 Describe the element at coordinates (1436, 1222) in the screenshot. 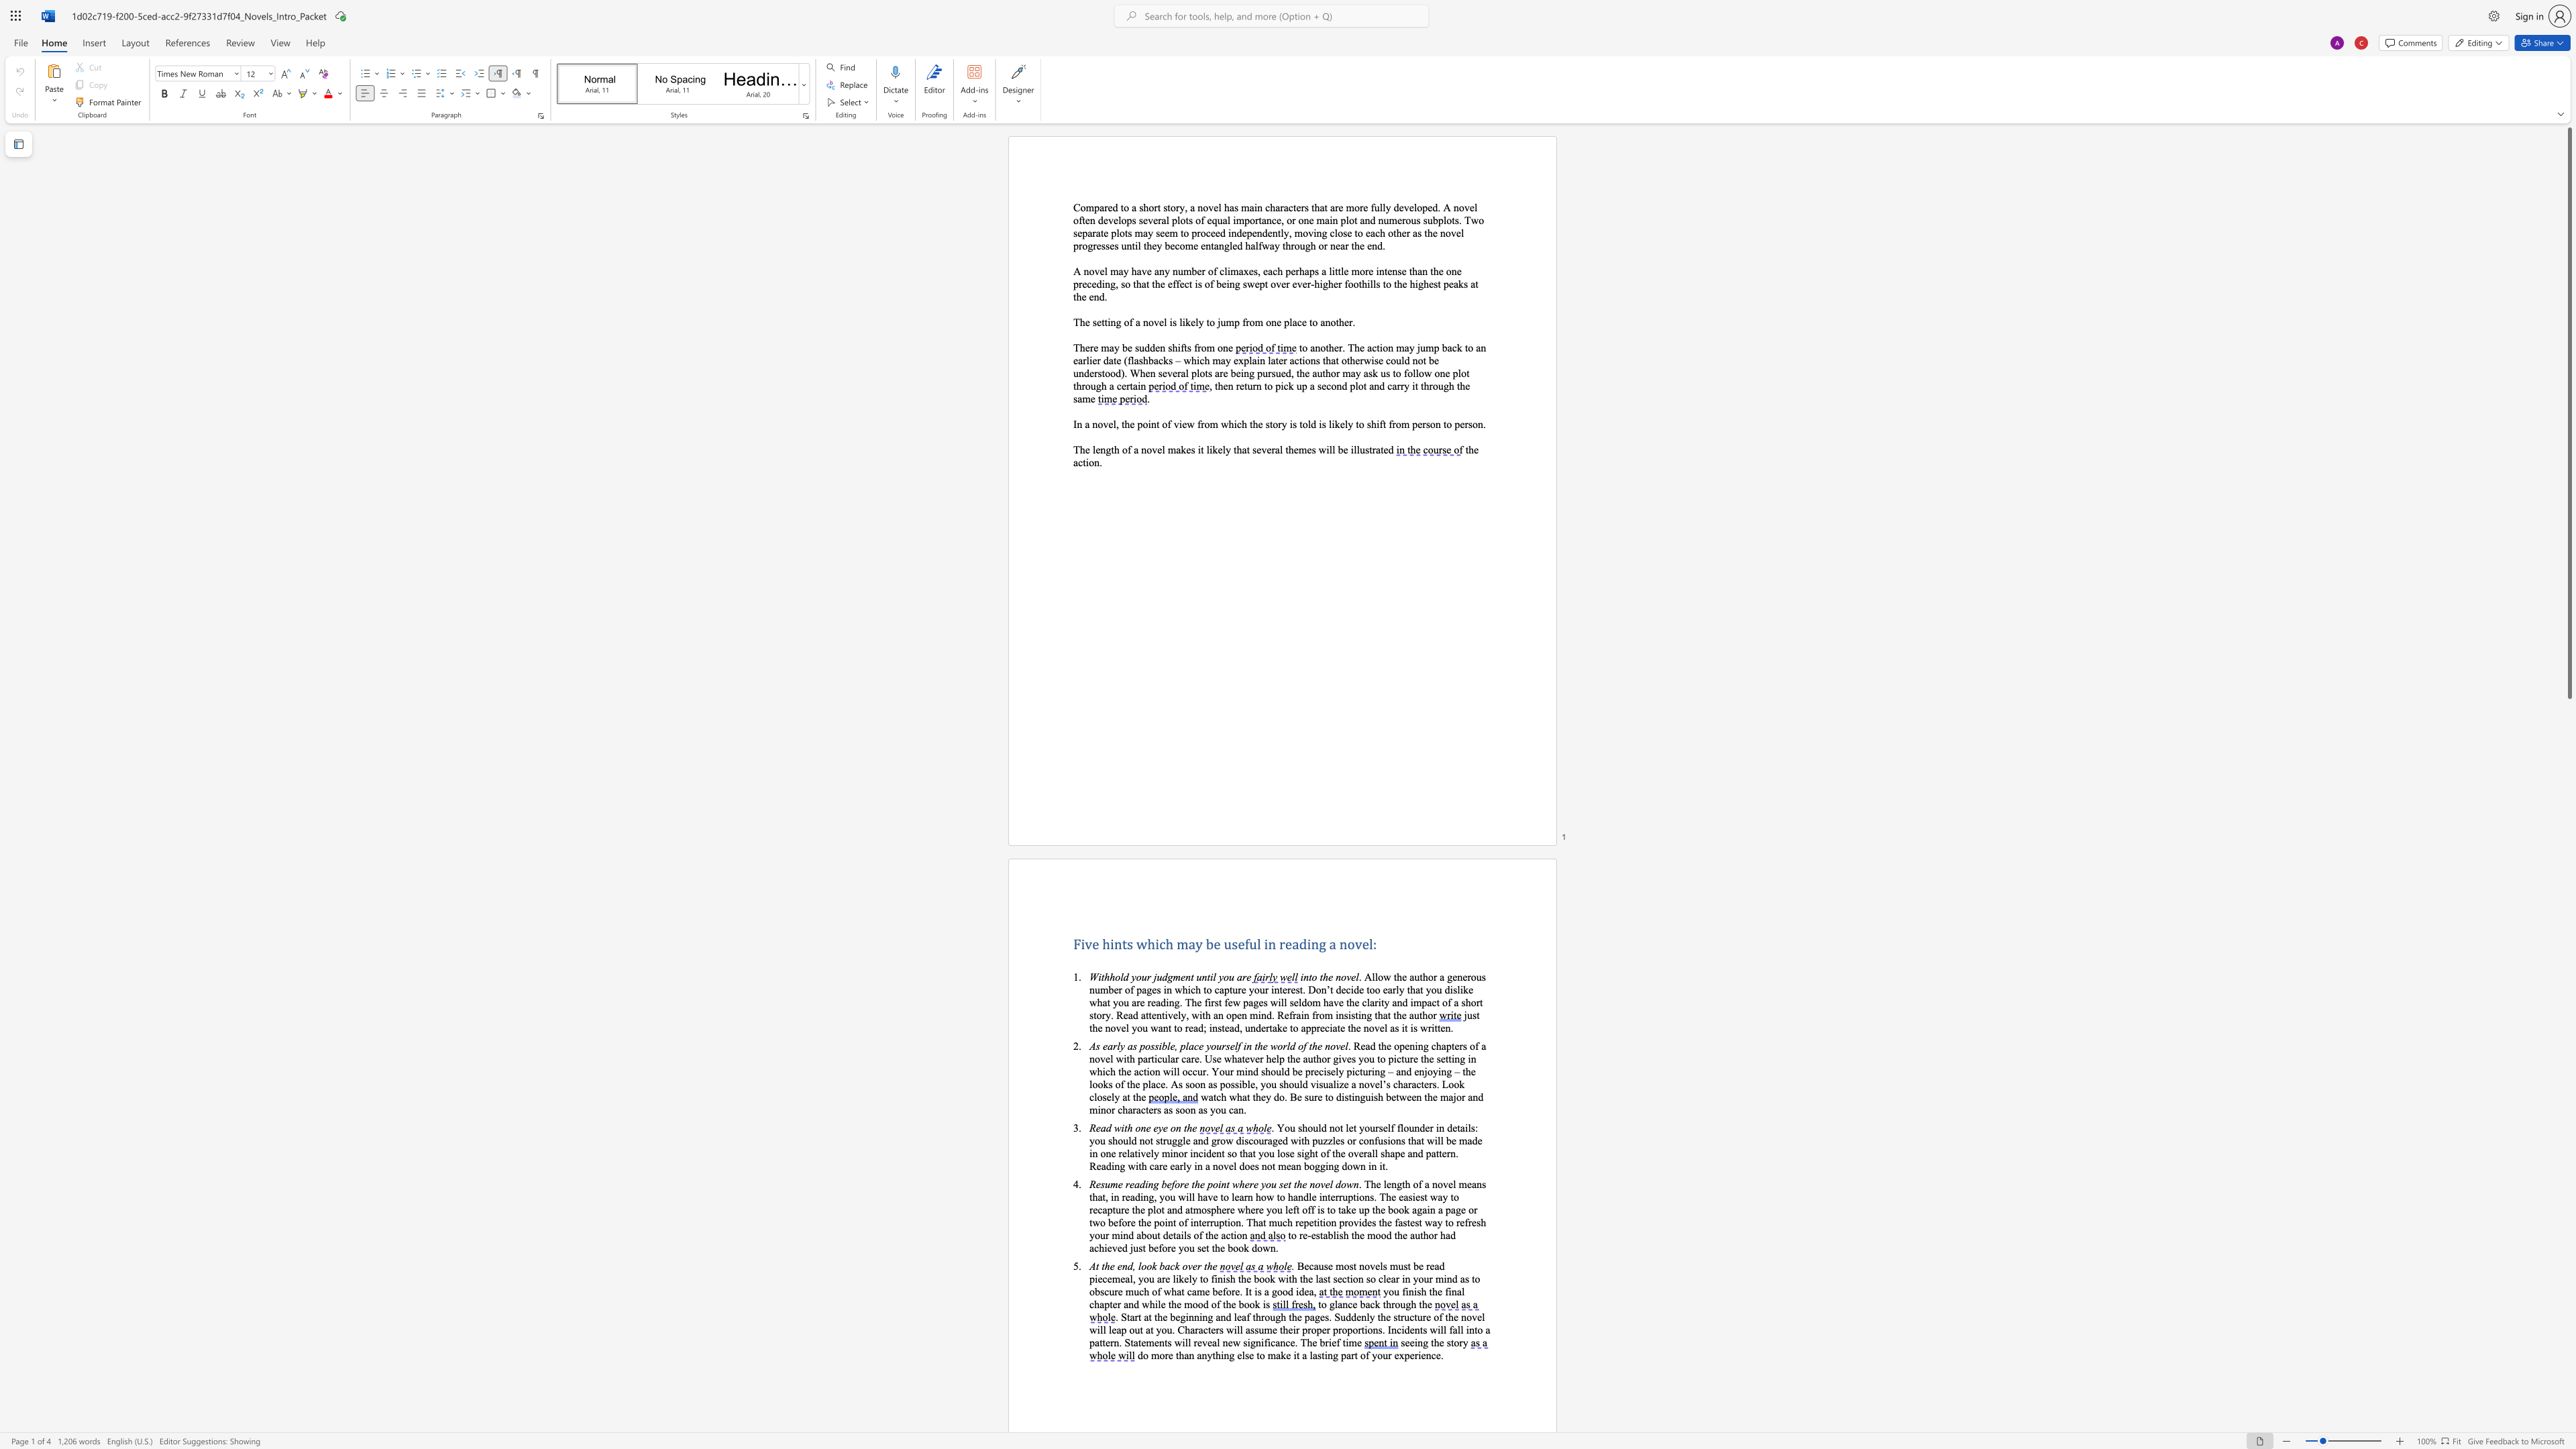

I see `the space between the continuous character "a" and "y" in the text` at that location.